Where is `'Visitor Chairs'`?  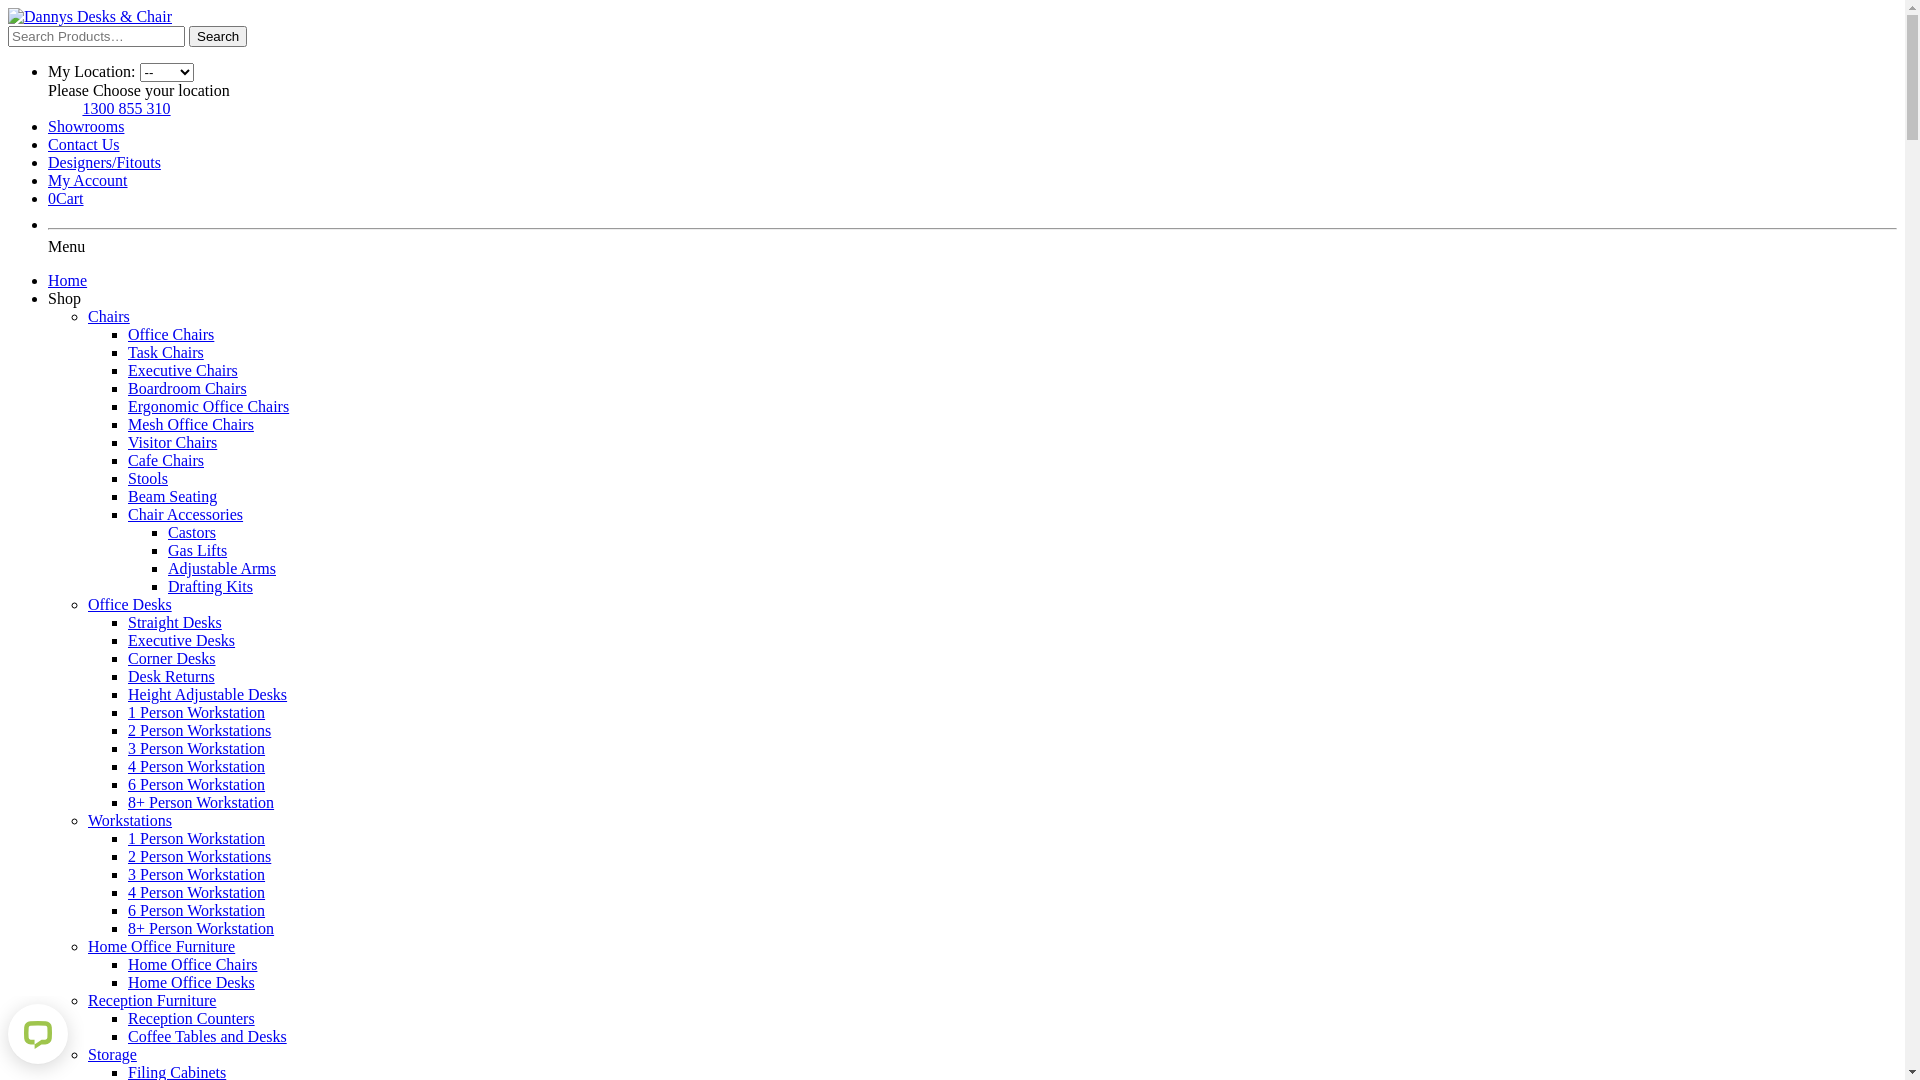
'Visitor Chairs' is located at coordinates (172, 441).